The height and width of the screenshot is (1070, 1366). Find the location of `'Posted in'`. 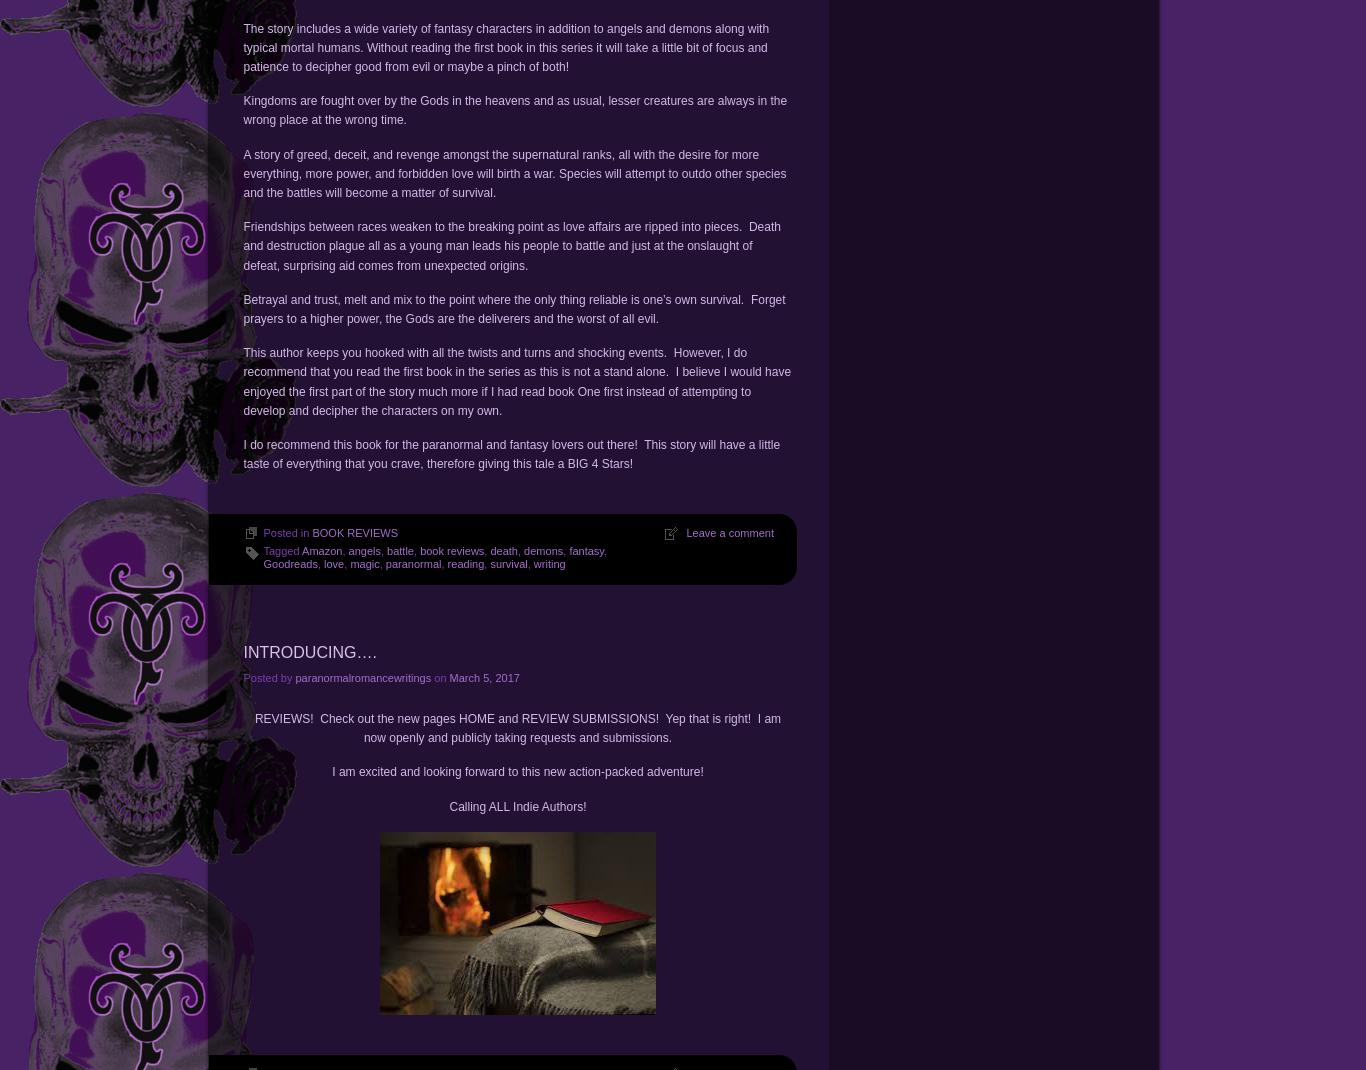

'Posted in' is located at coordinates (262, 532).